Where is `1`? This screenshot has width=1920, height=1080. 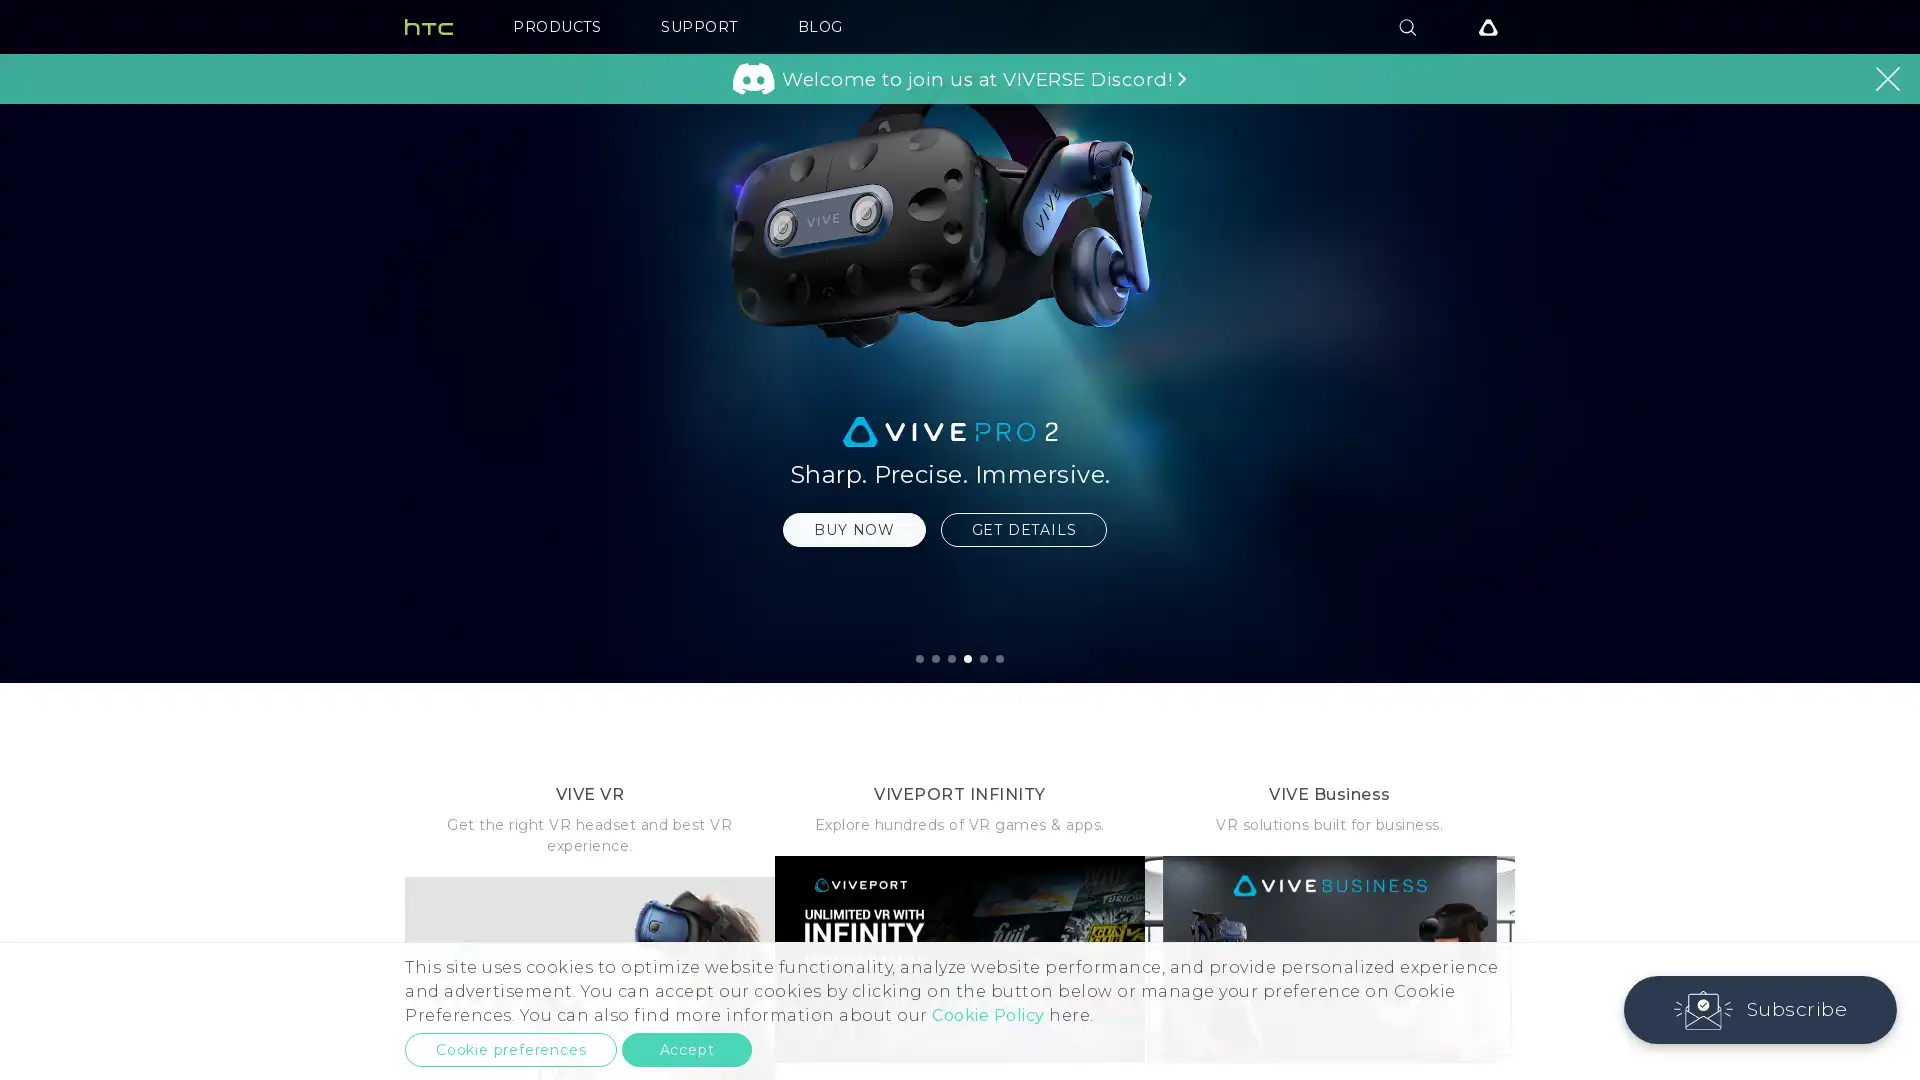 1 is located at coordinates (919, 659).